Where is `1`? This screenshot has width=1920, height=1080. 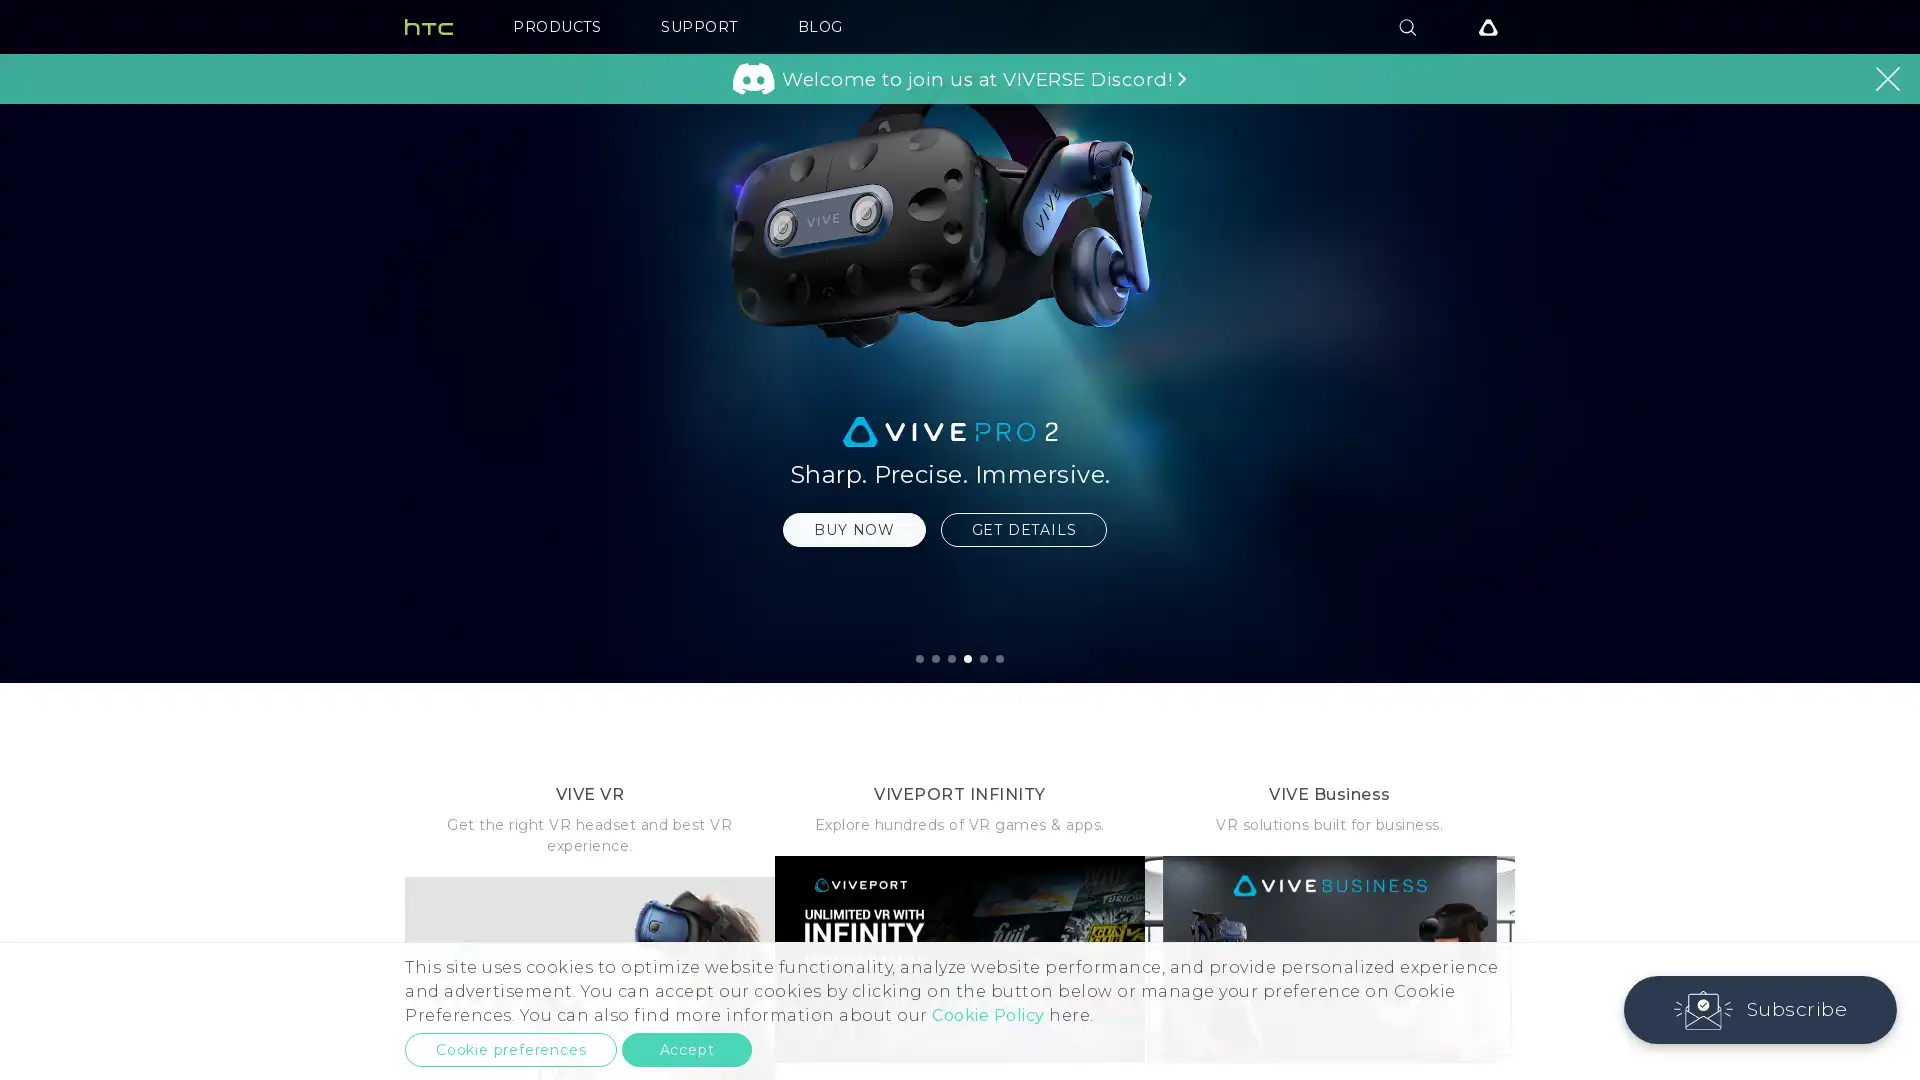 1 is located at coordinates (919, 659).